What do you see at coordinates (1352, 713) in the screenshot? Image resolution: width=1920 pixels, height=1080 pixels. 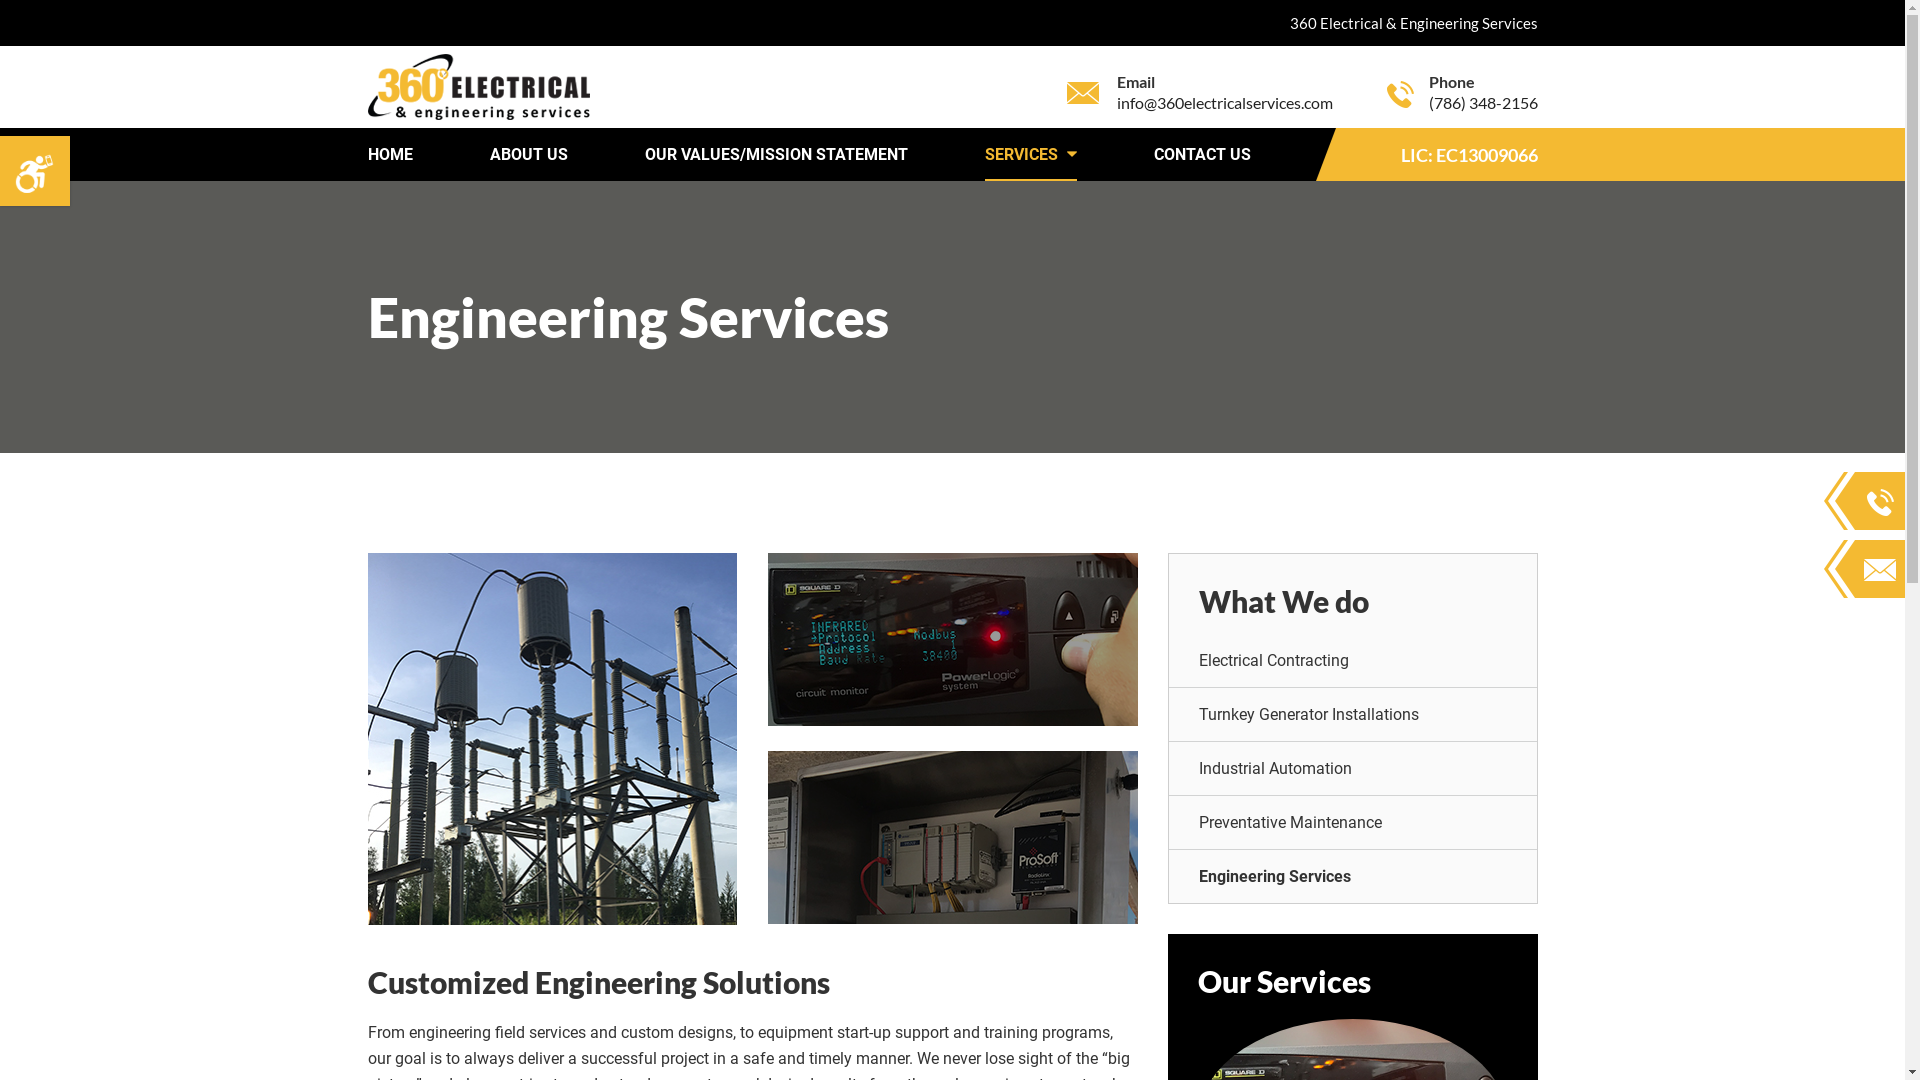 I see `'Turnkey Generator Installations'` at bounding box center [1352, 713].